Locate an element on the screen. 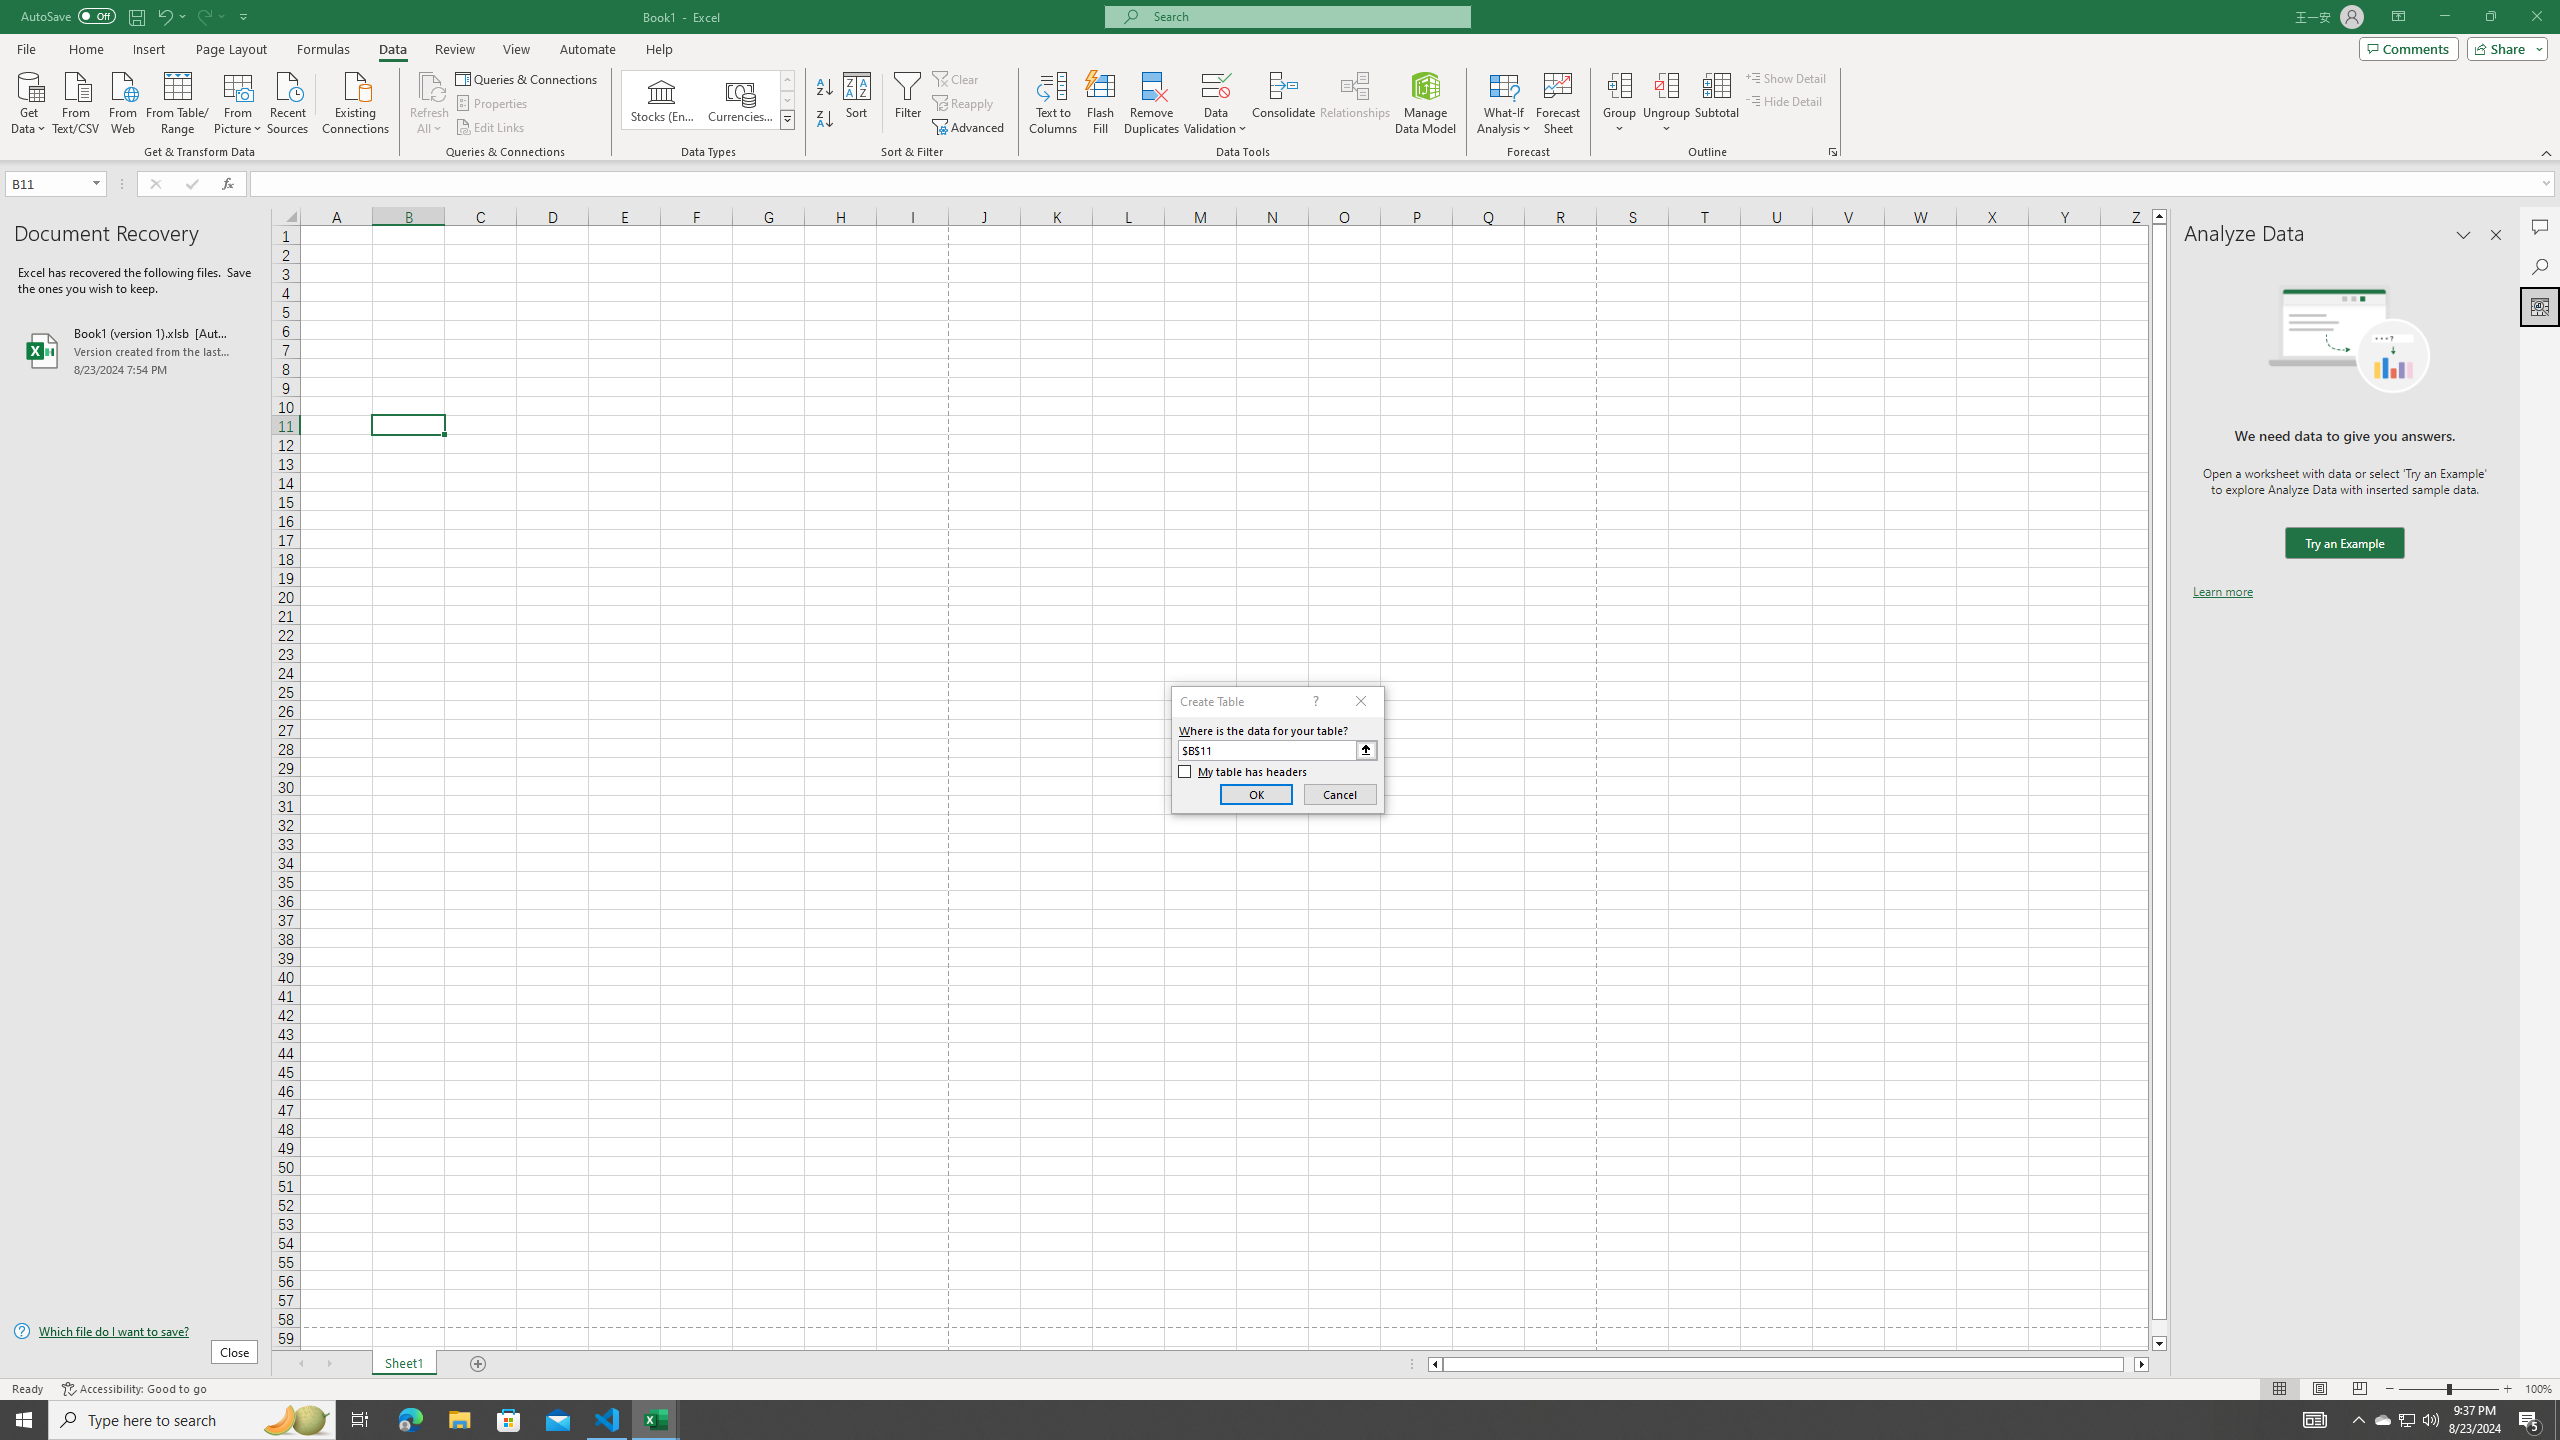 This screenshot has width=2560, height=1440. 'Existing Connections' is located at coordinates (354, 100).